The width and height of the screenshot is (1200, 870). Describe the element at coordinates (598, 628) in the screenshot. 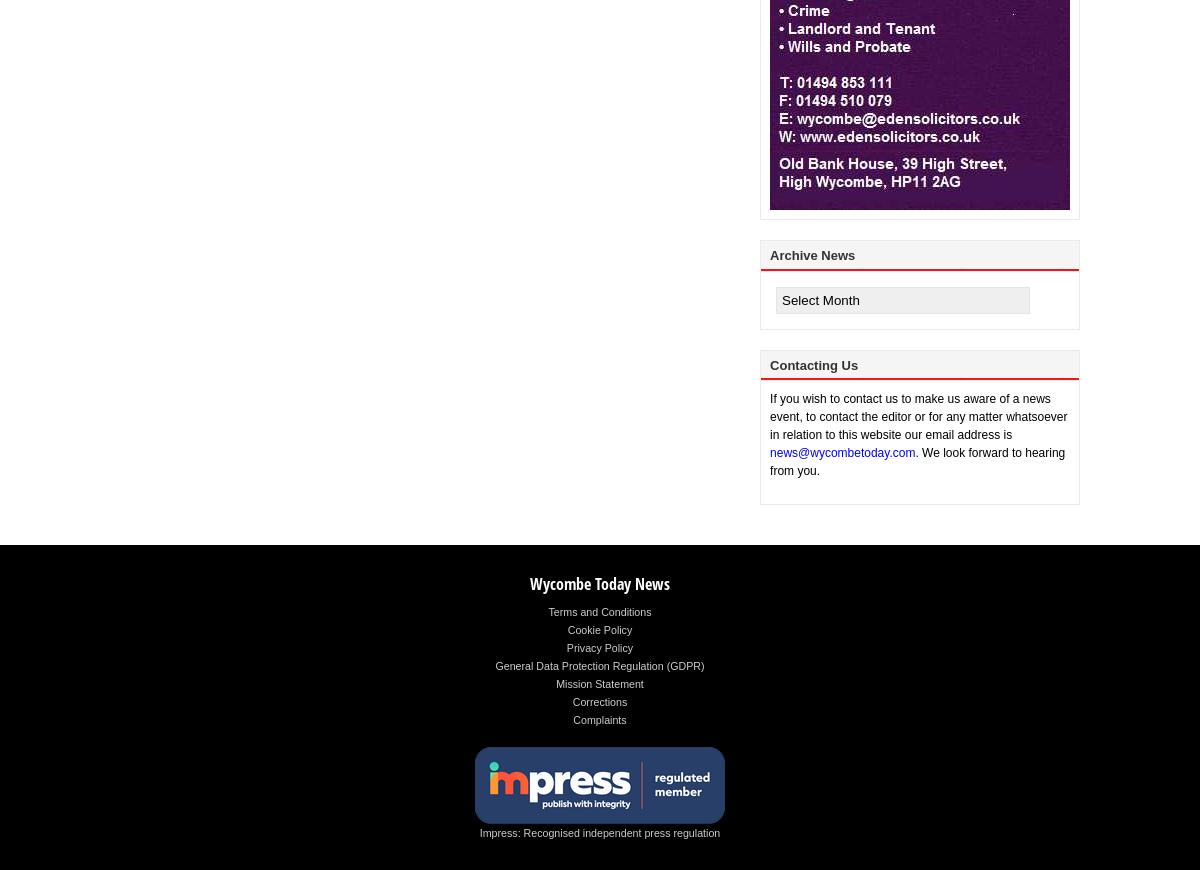

I see `'Cookie Policy'` at that location.